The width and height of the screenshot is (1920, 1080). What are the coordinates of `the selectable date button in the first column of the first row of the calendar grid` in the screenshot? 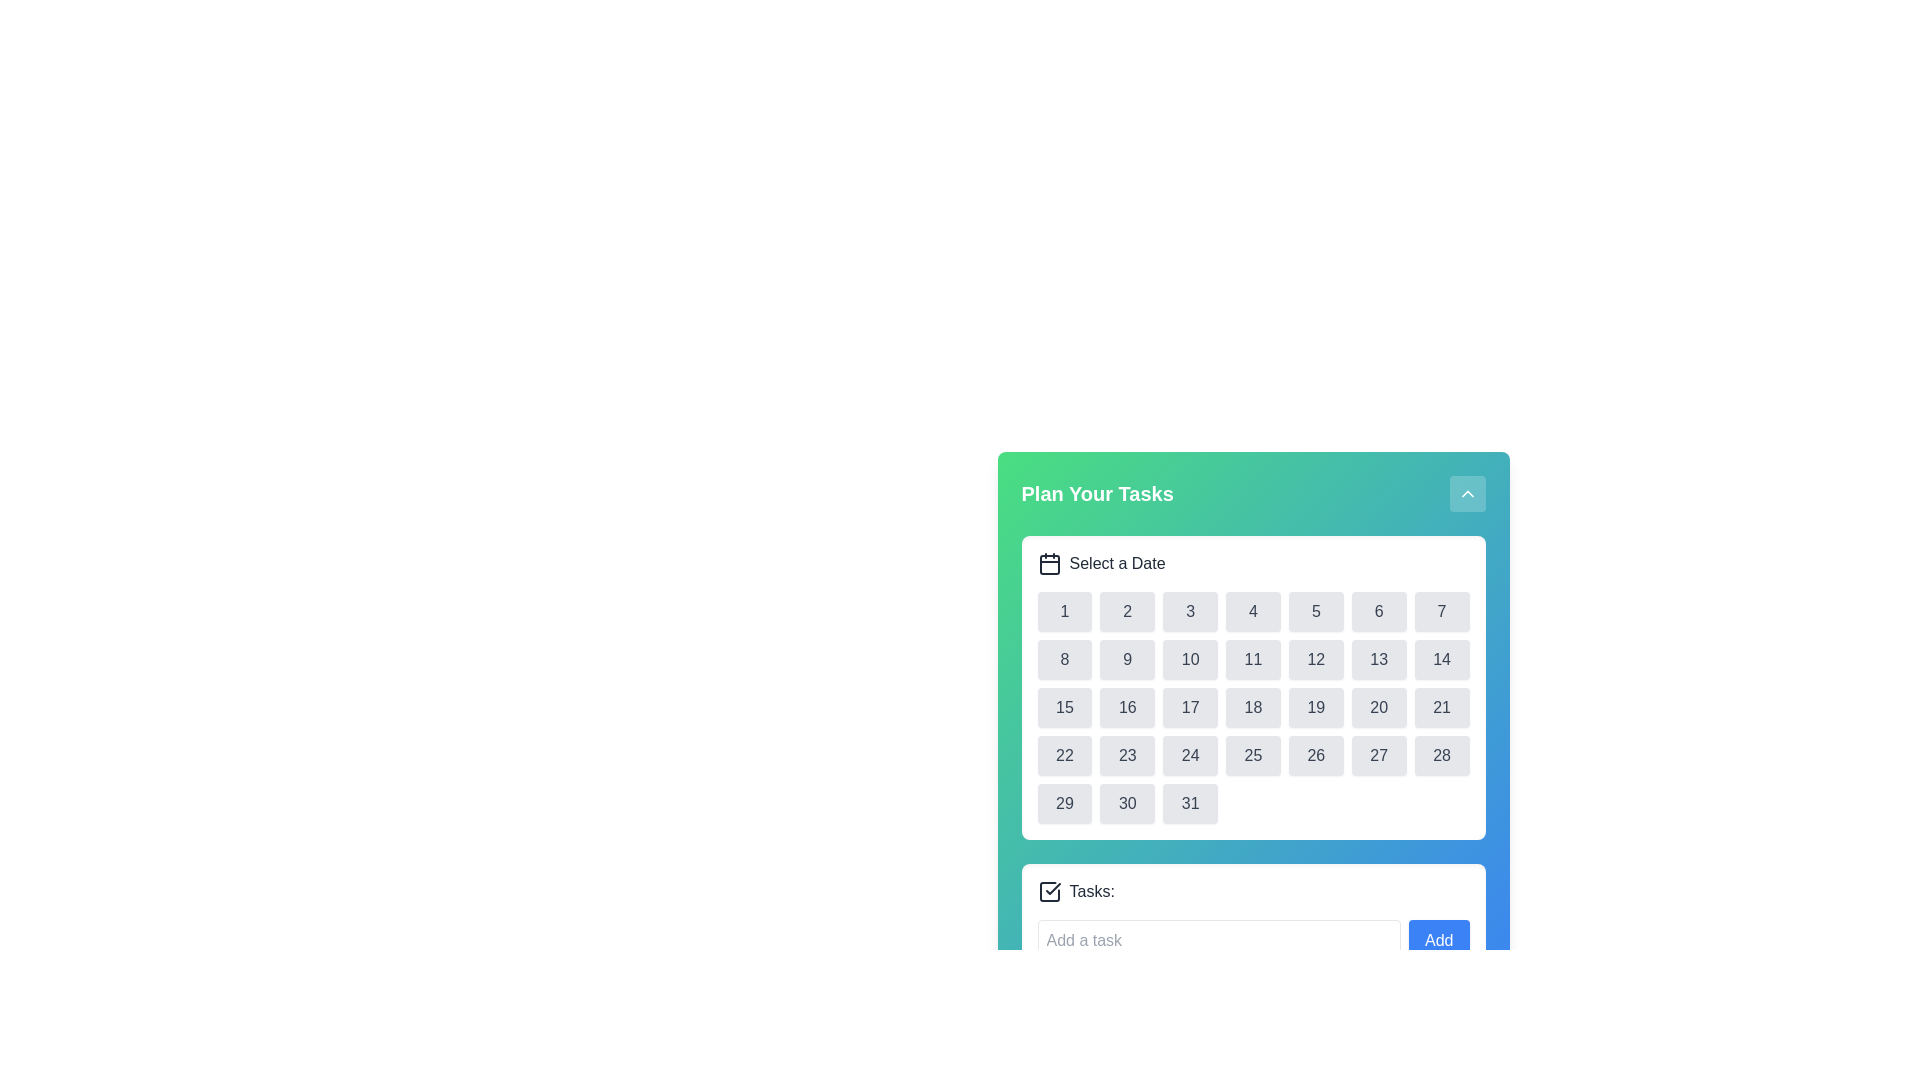 It's located at (1063, 611).